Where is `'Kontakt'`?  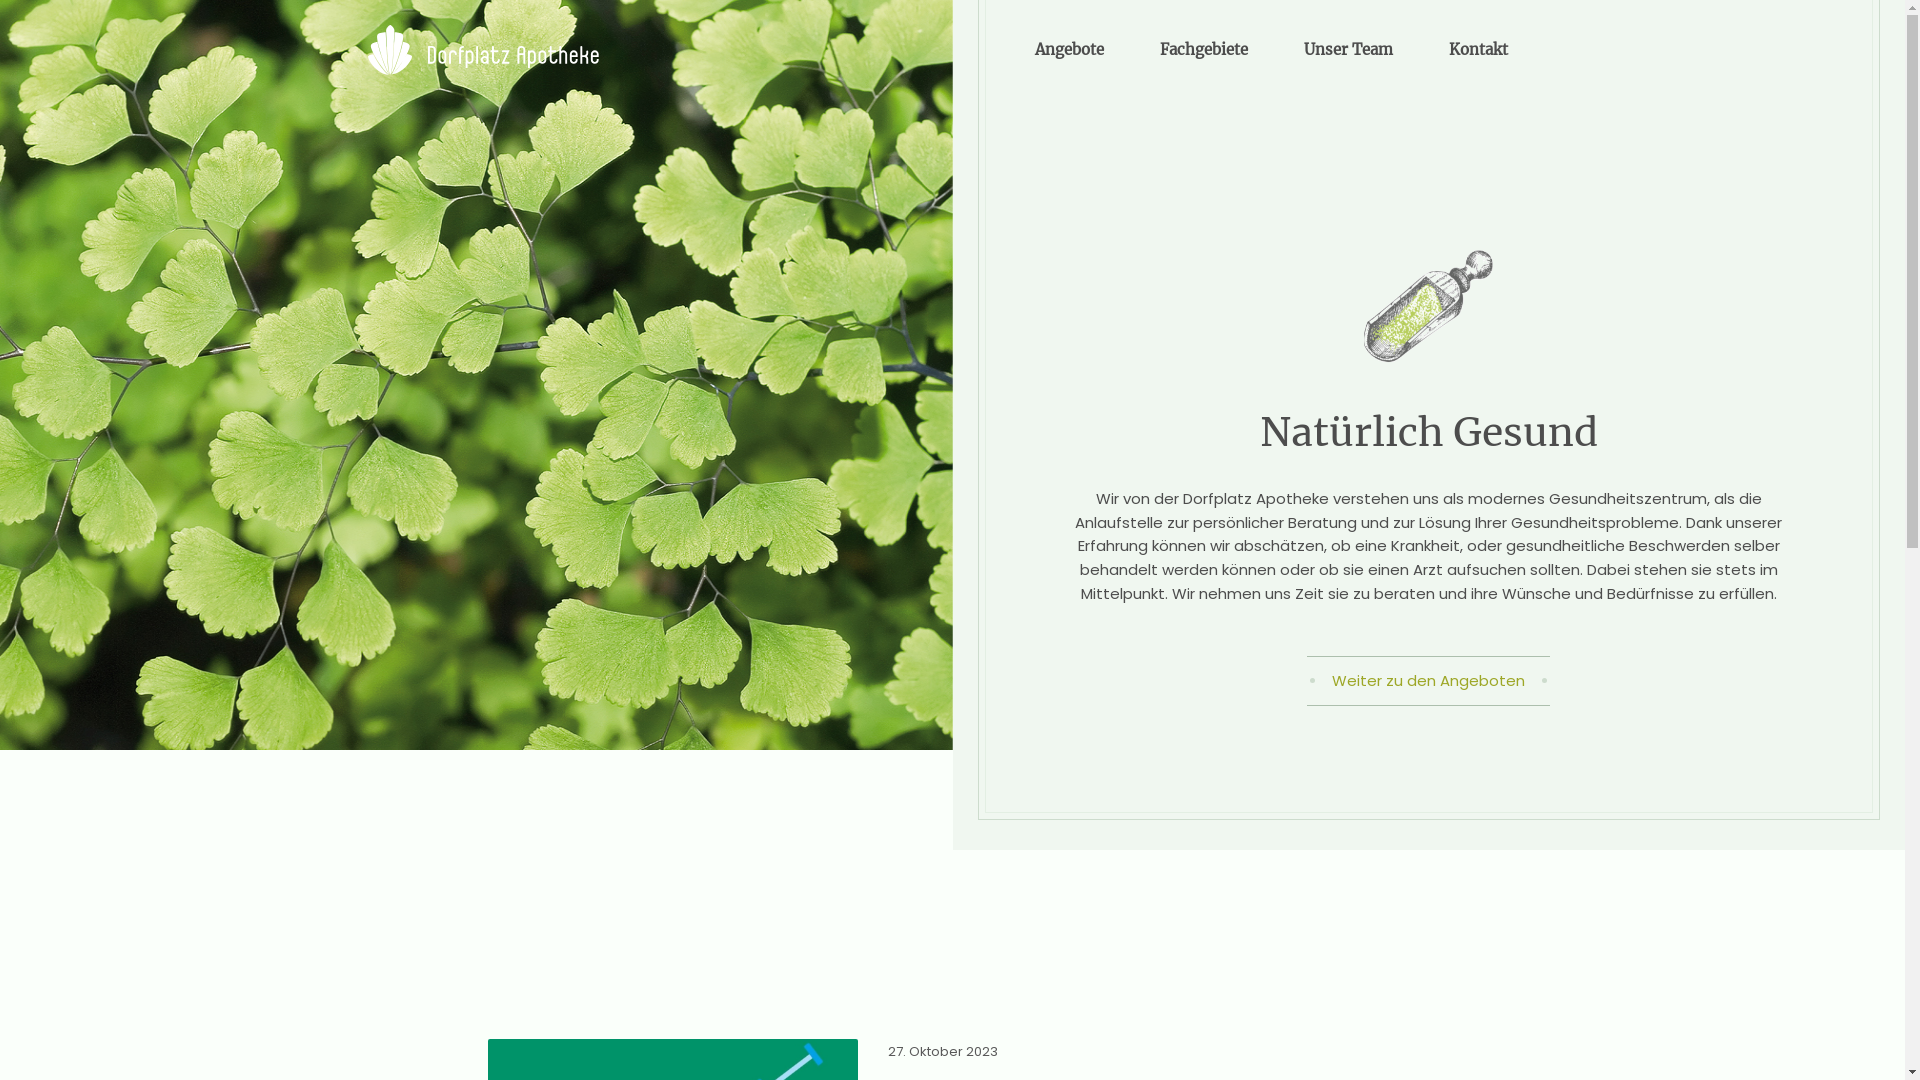
'Kontakt' is located at coordinates (1420, 49).